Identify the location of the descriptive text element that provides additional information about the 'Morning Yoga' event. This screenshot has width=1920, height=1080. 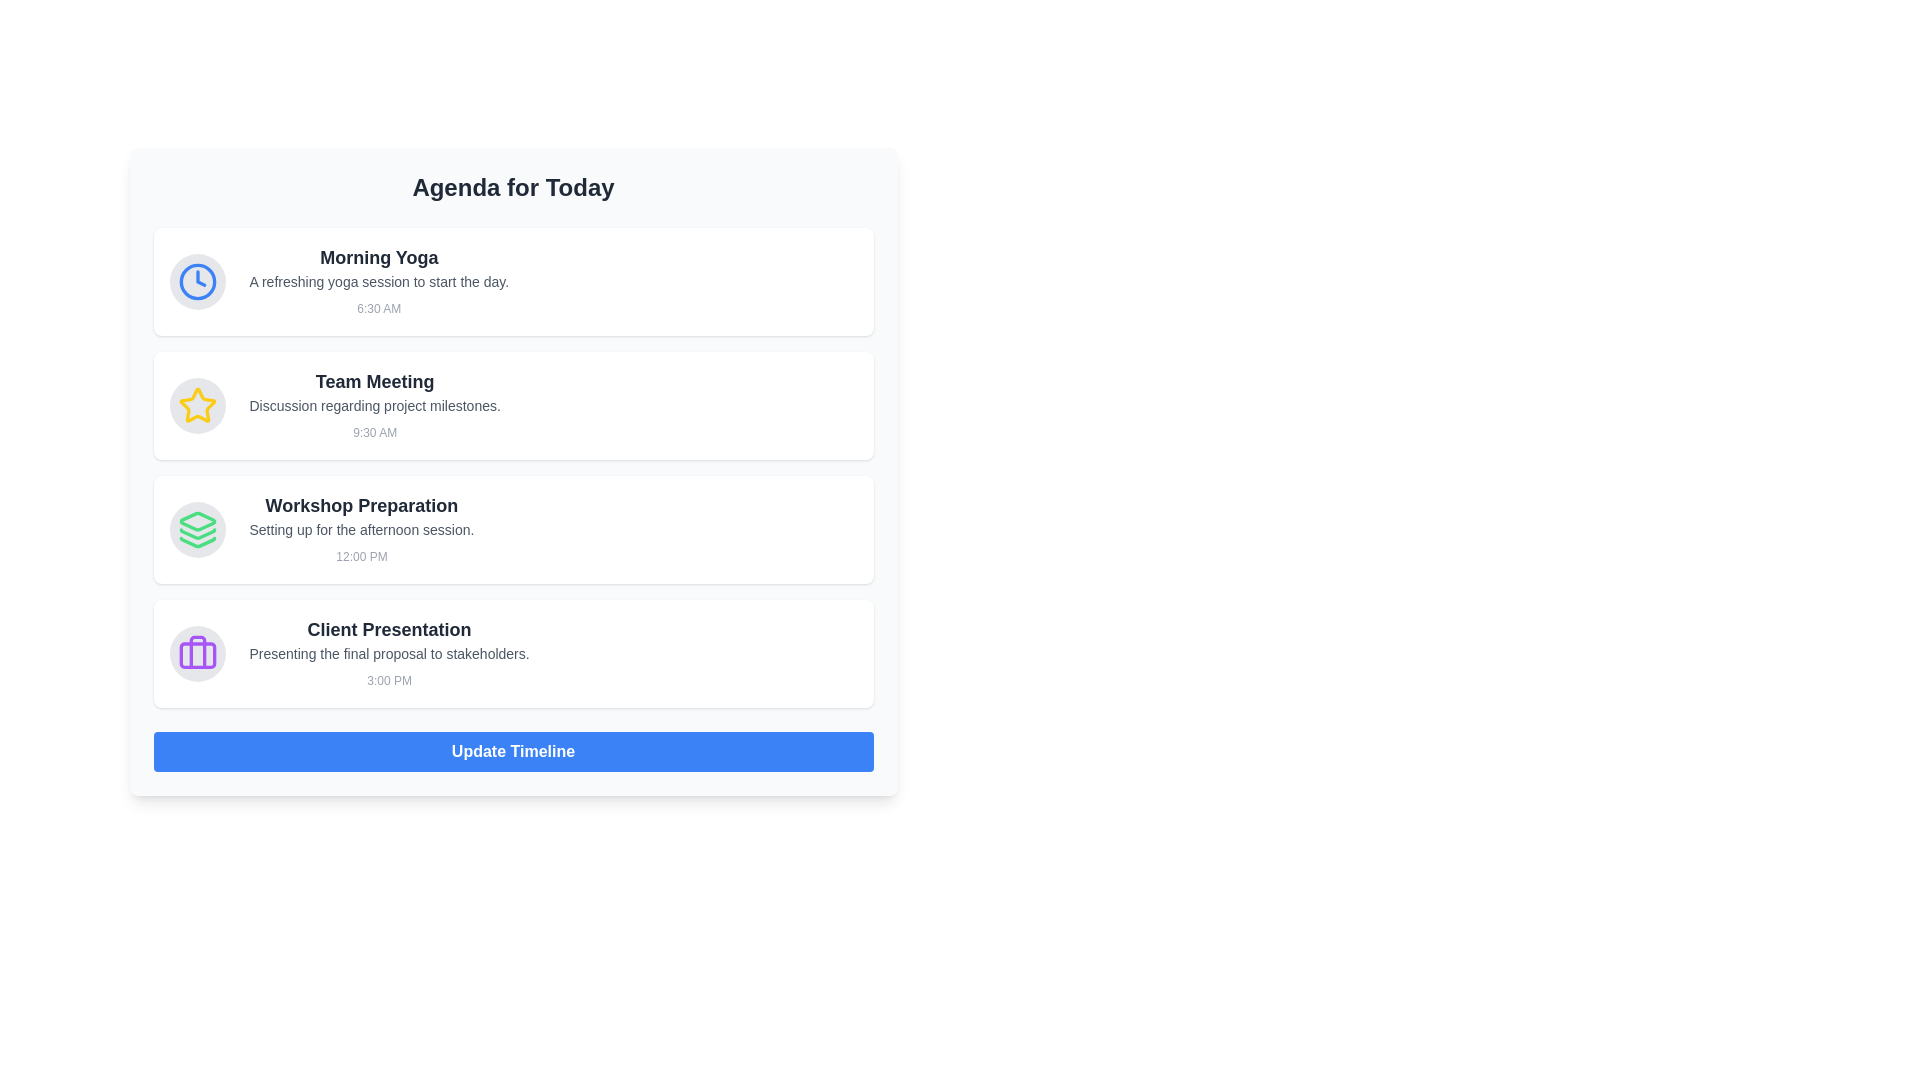
(379, 281).